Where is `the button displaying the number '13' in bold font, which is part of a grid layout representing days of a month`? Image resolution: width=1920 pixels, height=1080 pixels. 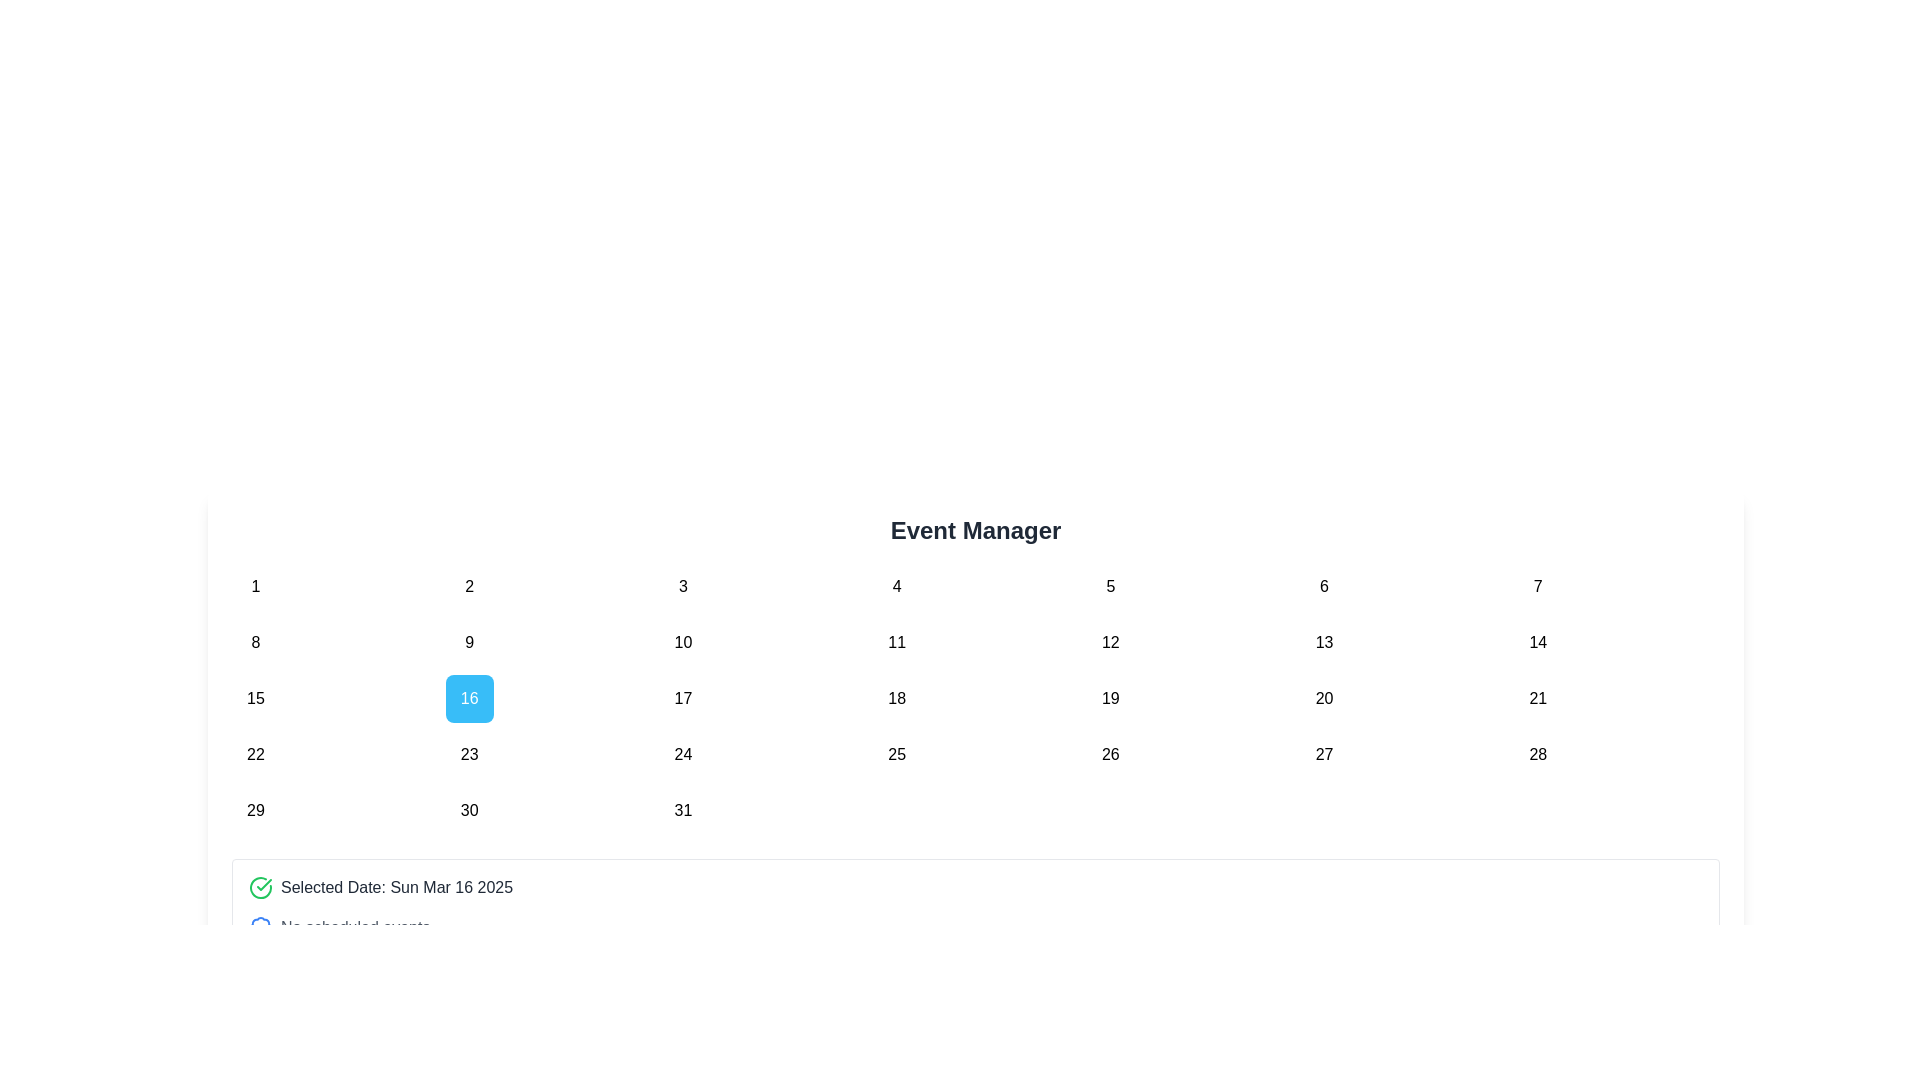
the button displaying the number '13' in bold font, which is part of a grid layout representing days of a month is located at coordinates (1324, 643).